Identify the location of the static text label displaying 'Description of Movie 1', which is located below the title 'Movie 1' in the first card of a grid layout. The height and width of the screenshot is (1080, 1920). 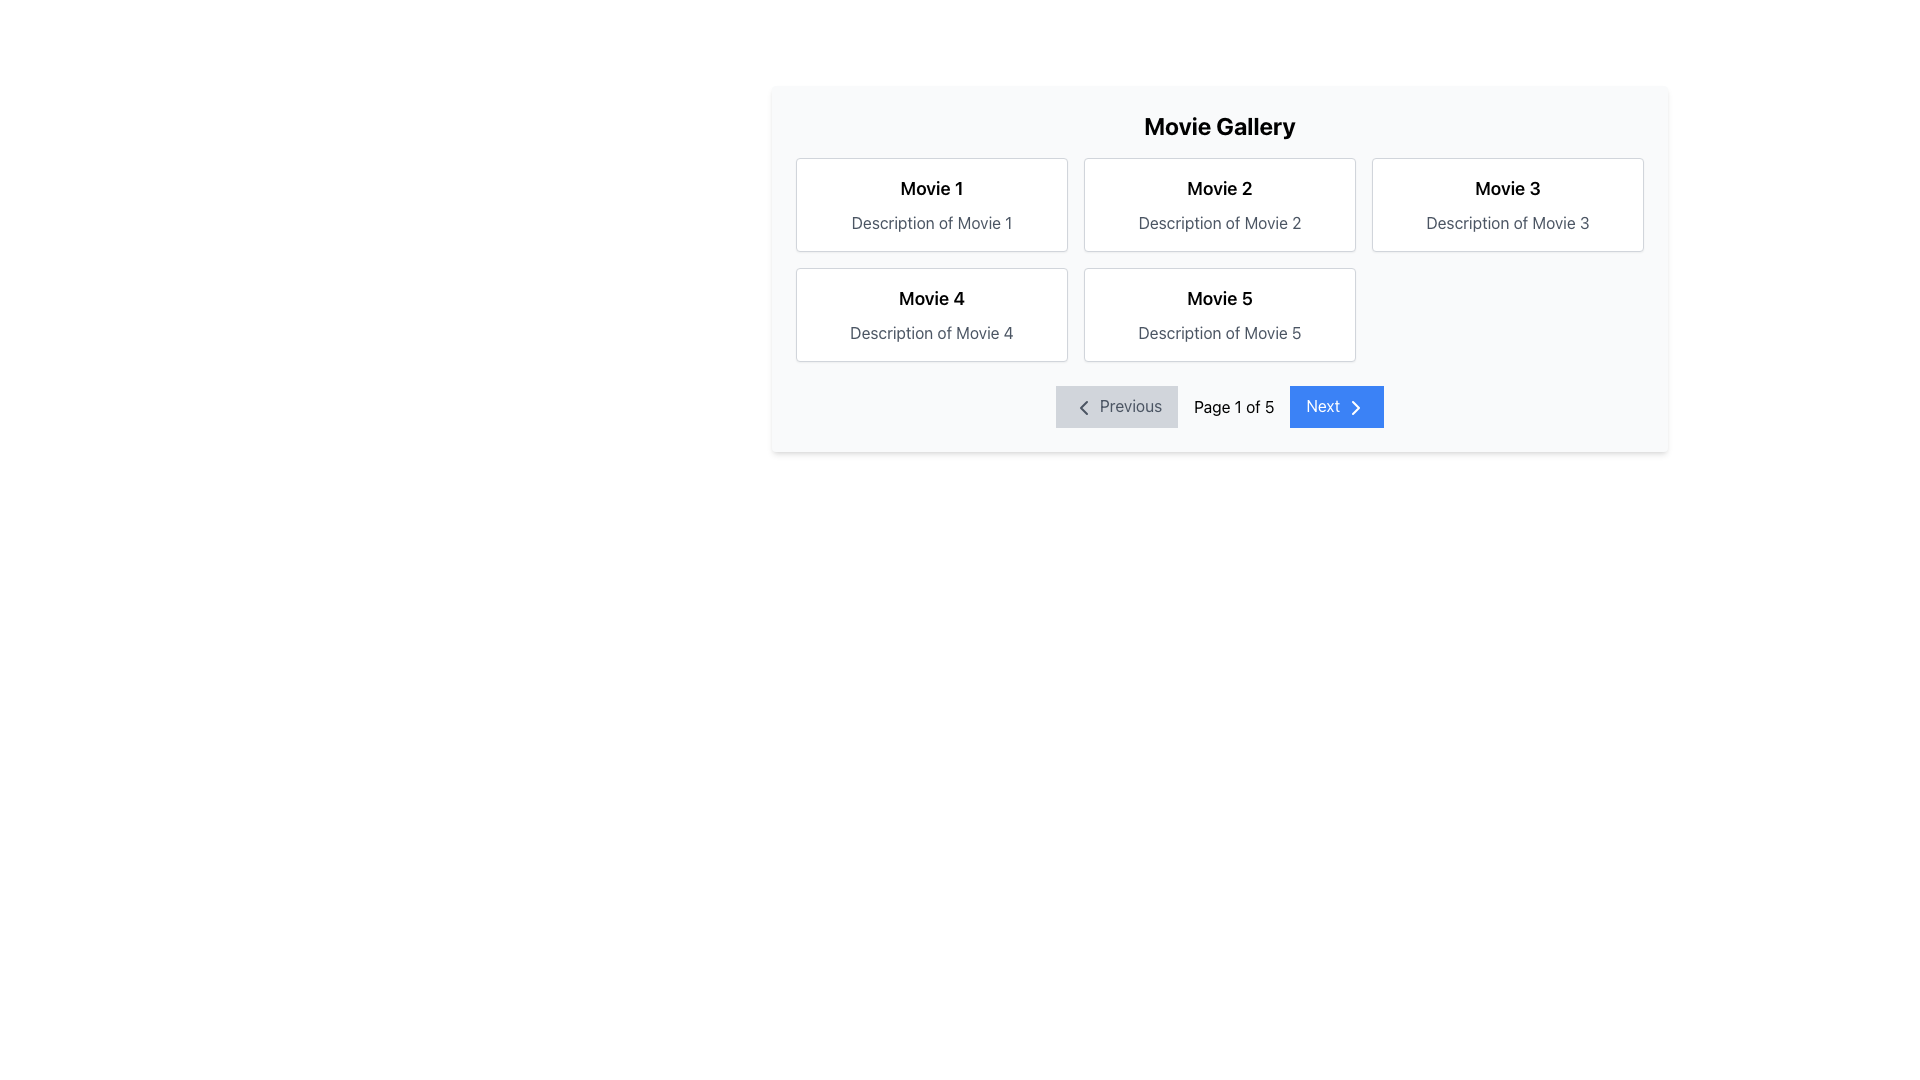
(930, 223).